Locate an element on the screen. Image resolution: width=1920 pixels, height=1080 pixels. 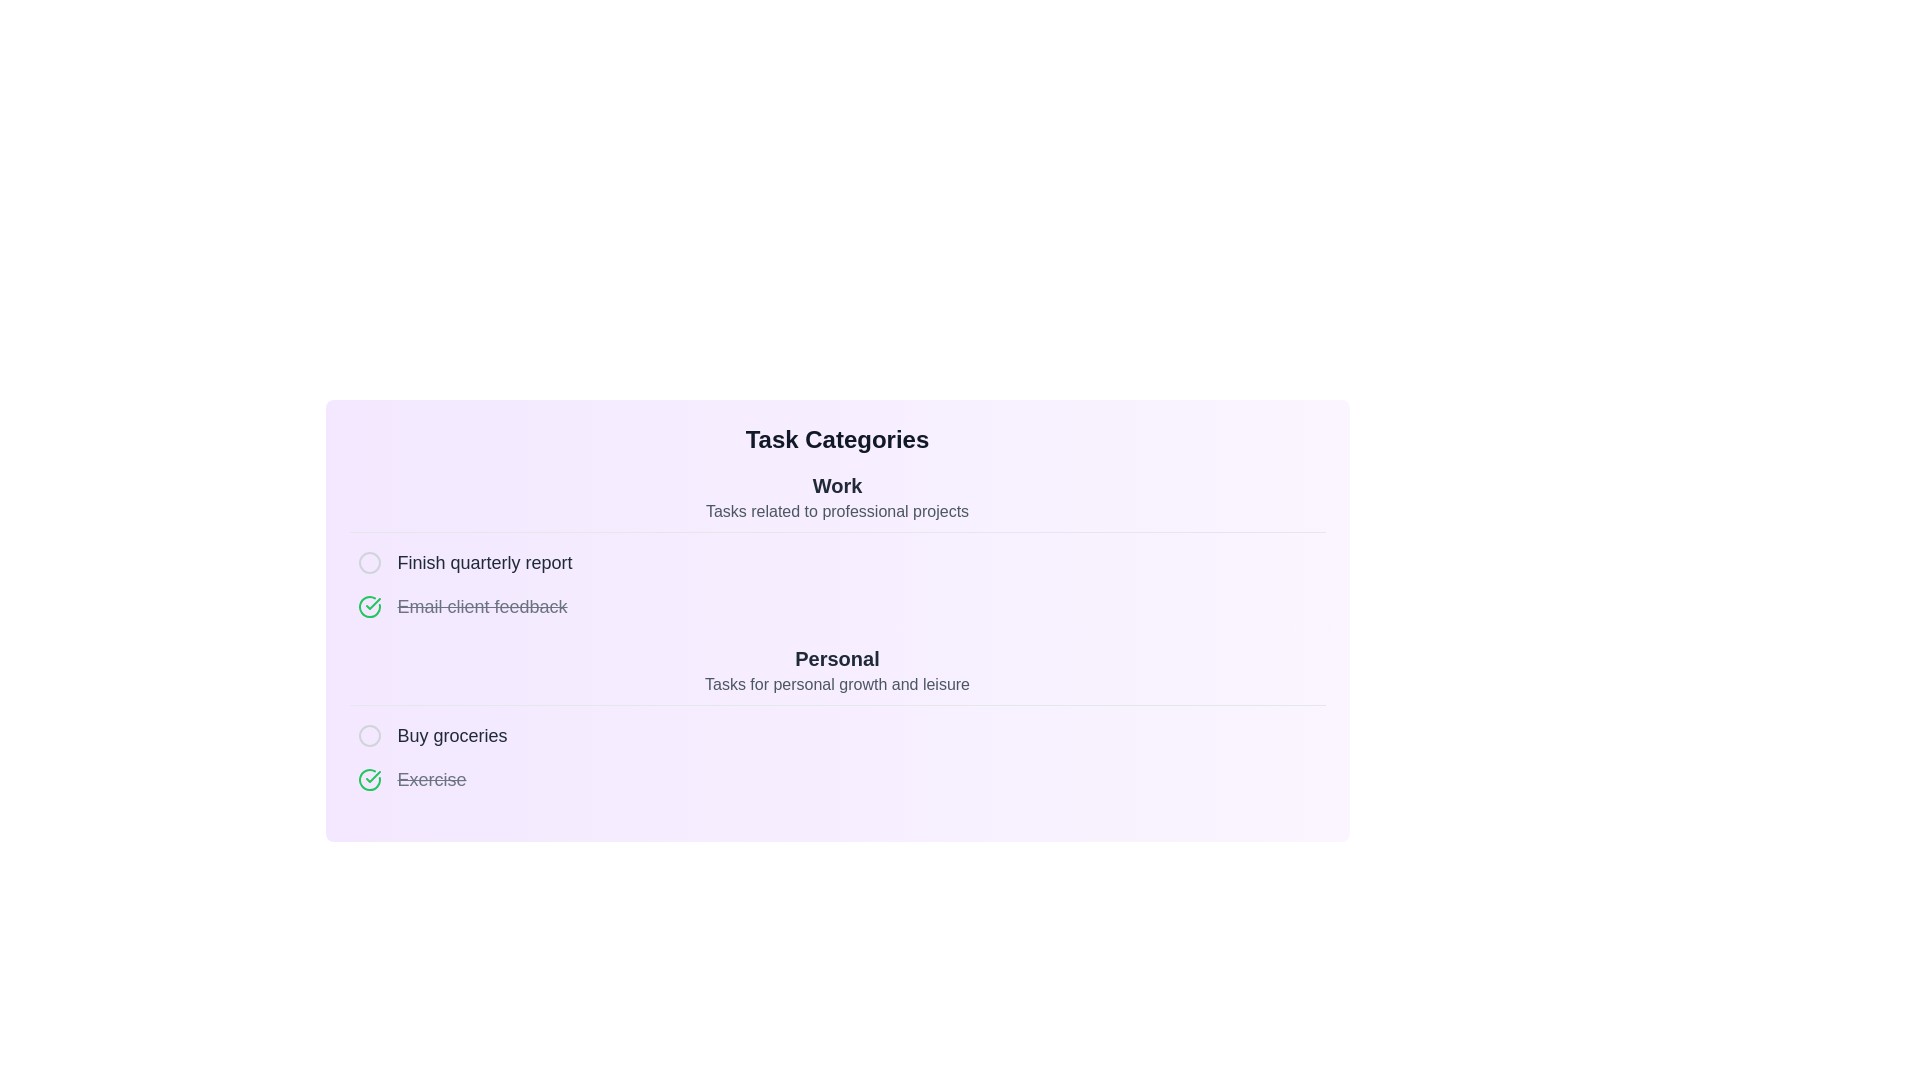
the 'Buy groceries' task label with an associated radio indicator, located in the 'Personal' section of the to-do list is located at coordinates (431, 736).